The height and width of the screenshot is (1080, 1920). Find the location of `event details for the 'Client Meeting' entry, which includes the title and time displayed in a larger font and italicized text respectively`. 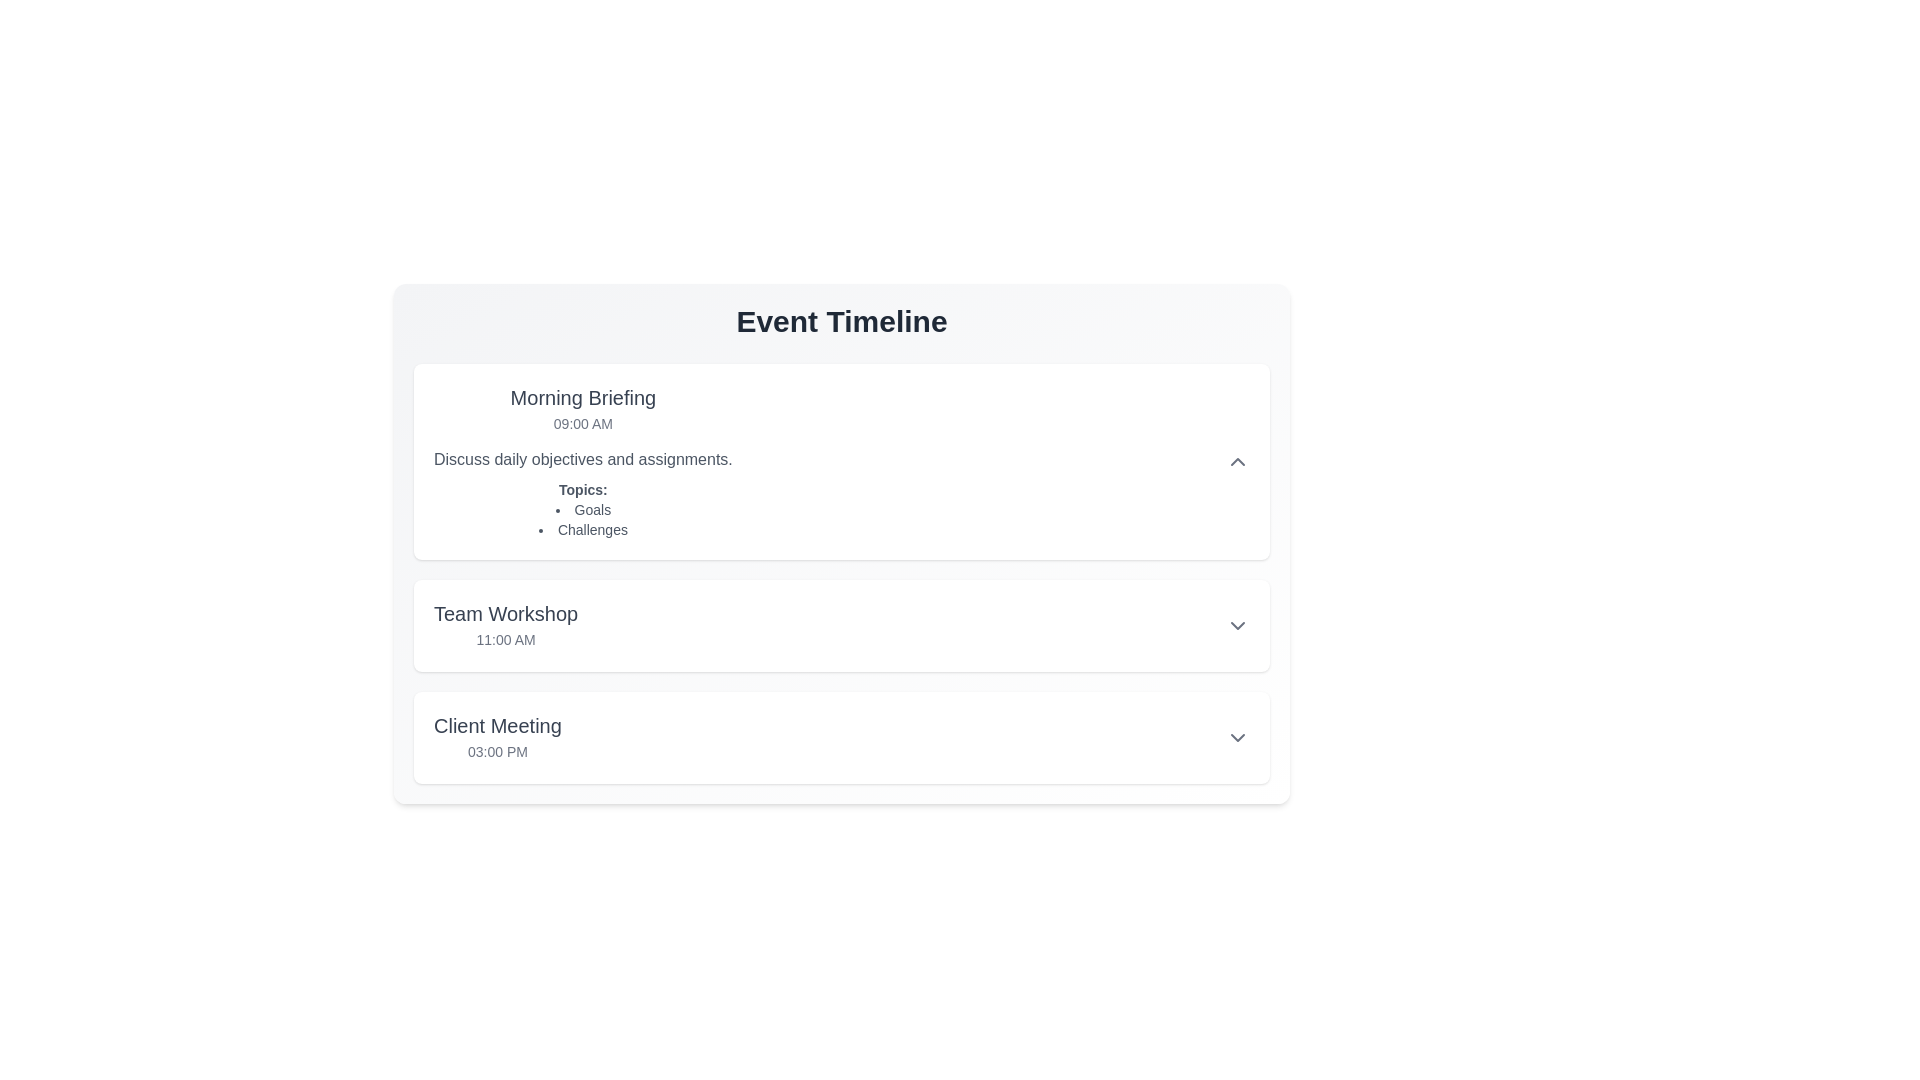

event details for the 'Client Meeting' entry, which includes the title and time displayed in a larger font and italicized text respectively is located at coordinates (497, 737).